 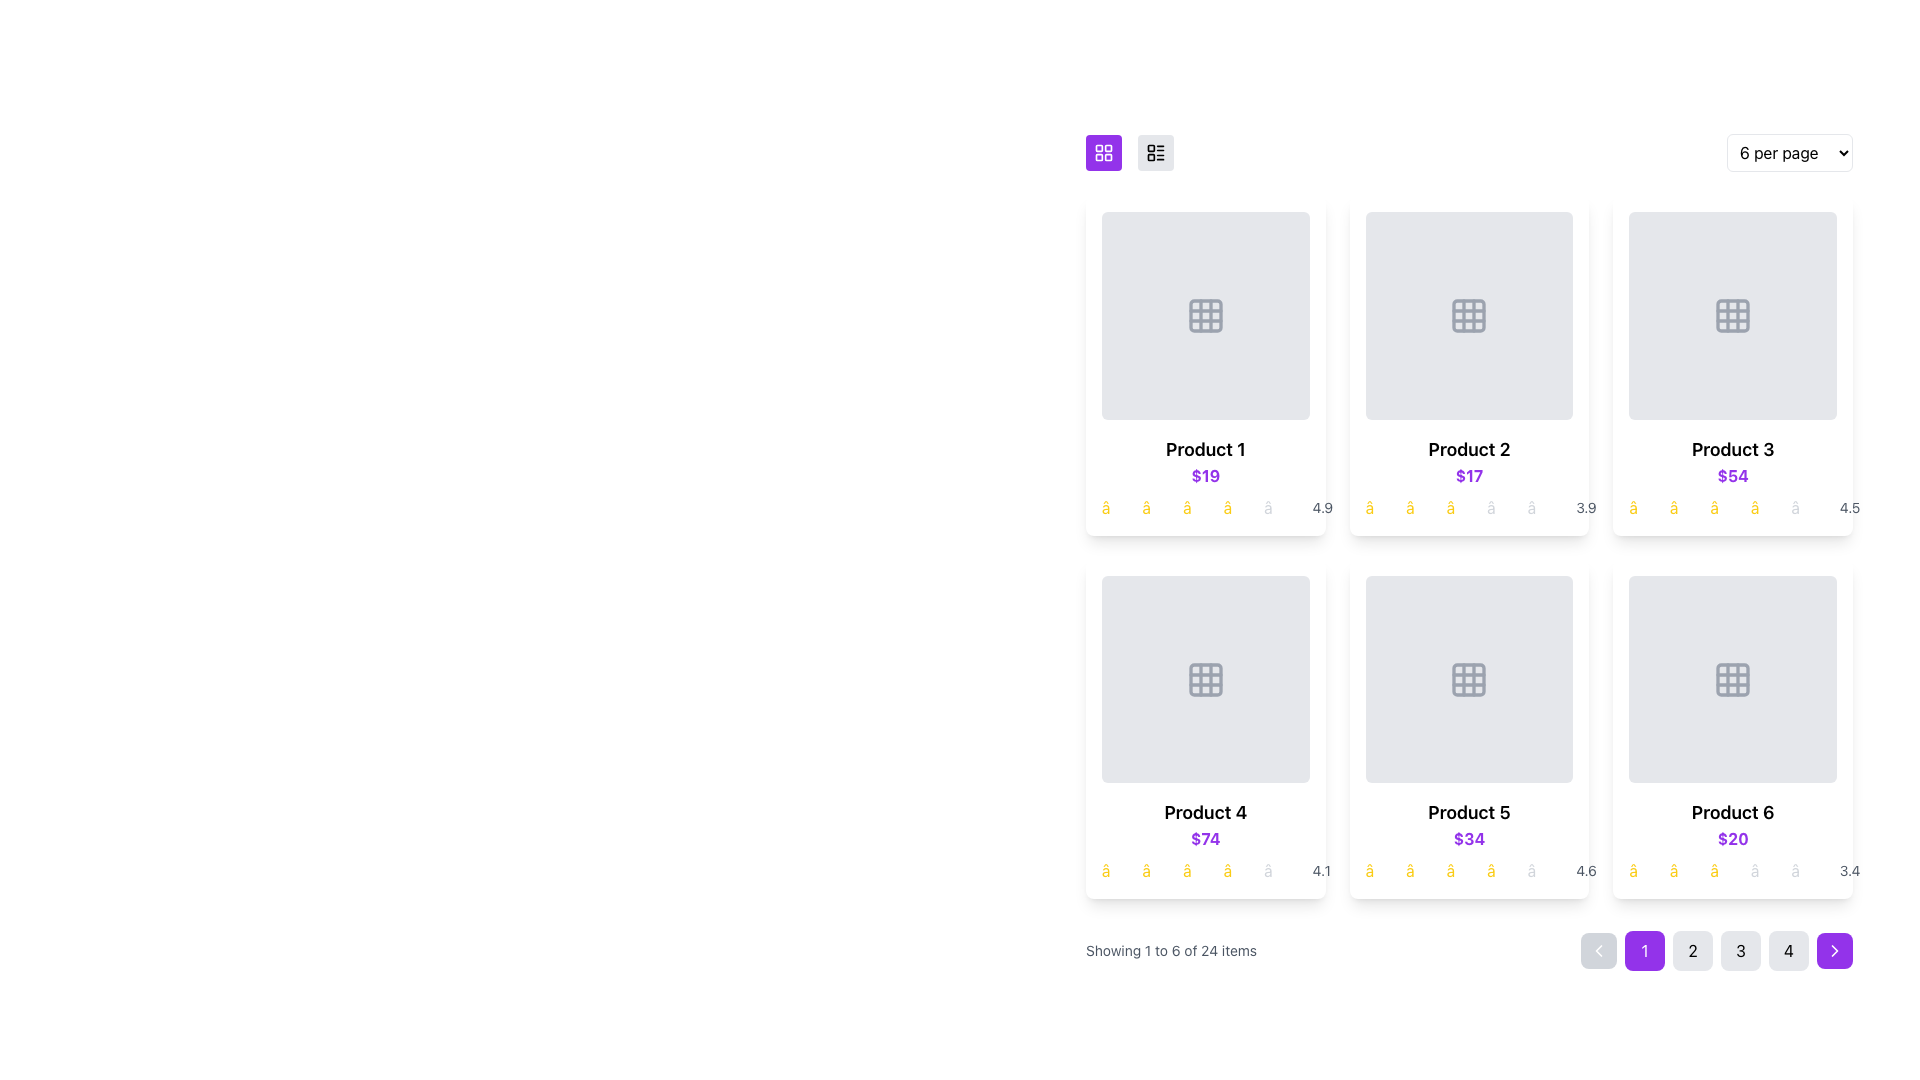 I want to click on to select or interact with the Information display card section, which provides an overview of the product including its name, price, and rating, located in the lower section of the third card in the second row, so click(x=1204, y=841).